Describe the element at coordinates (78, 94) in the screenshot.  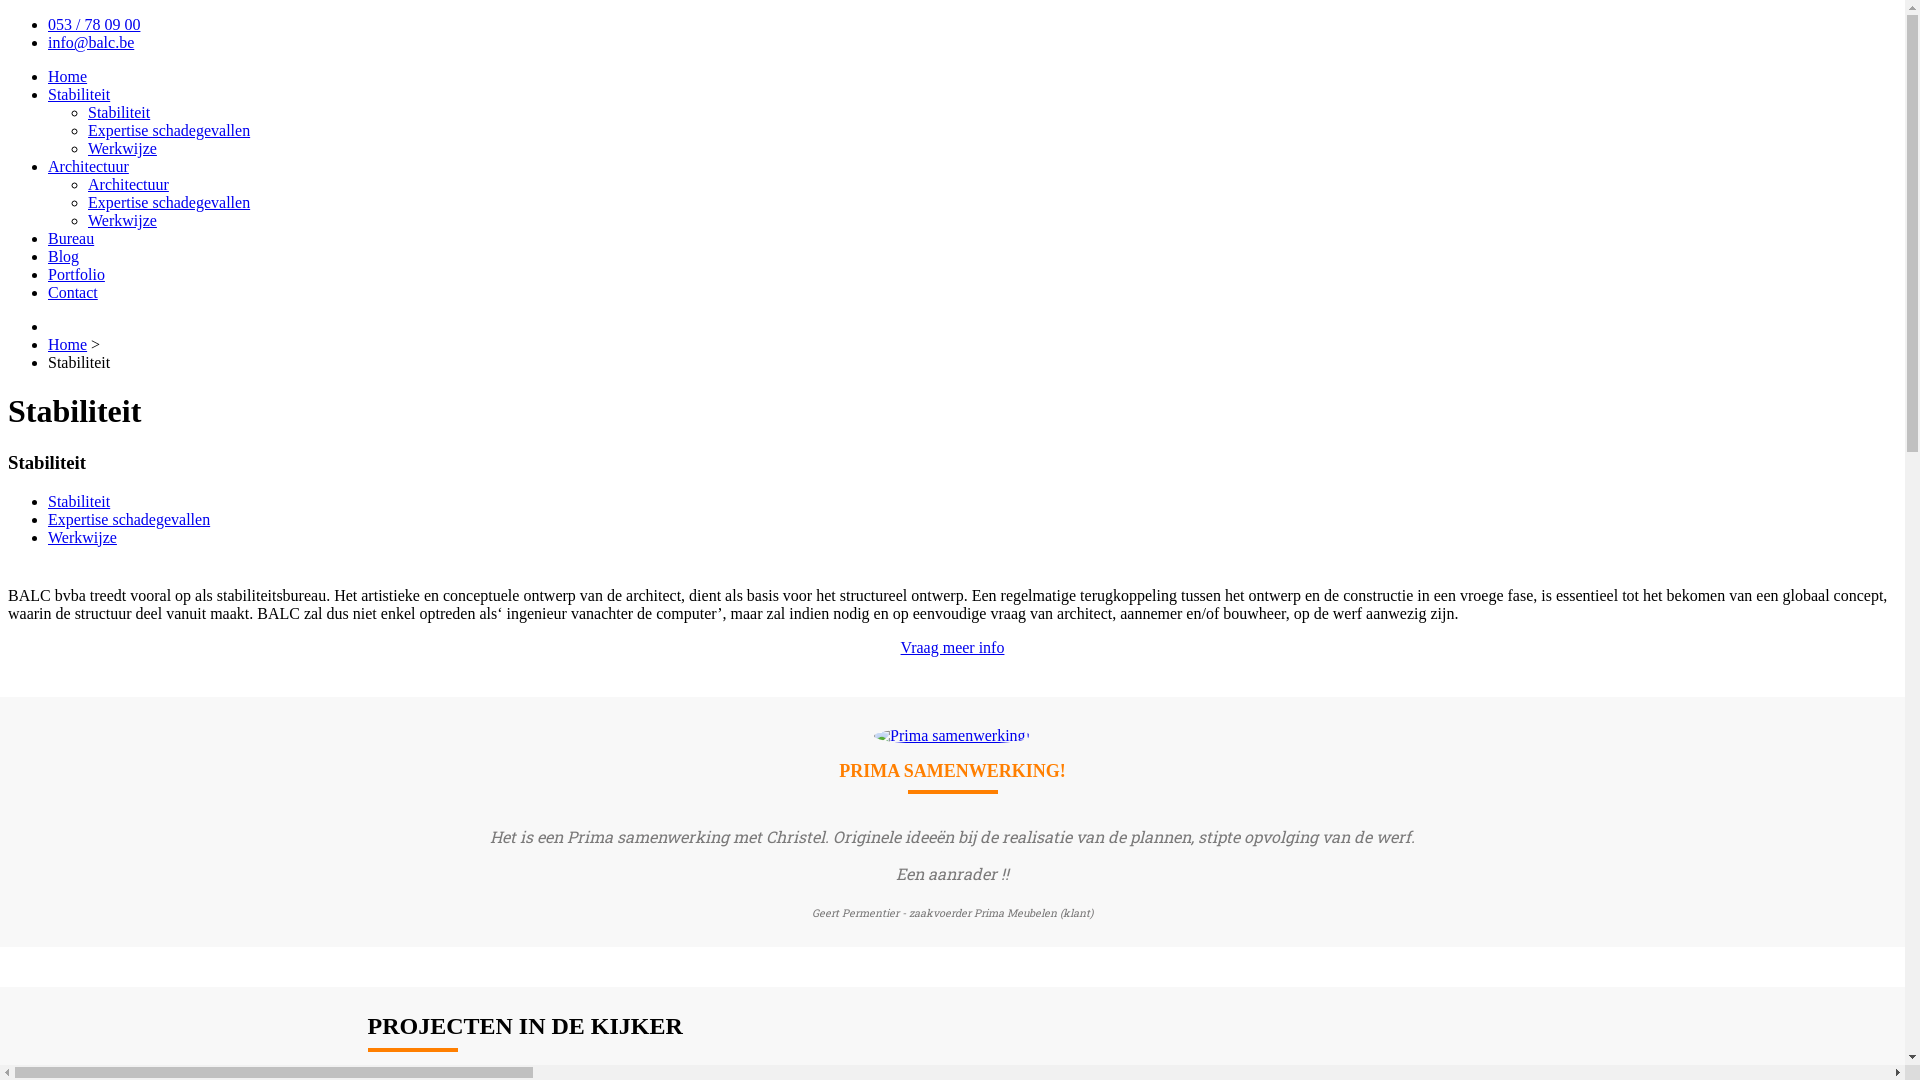
I see `'Stabiliteit'` at that location.